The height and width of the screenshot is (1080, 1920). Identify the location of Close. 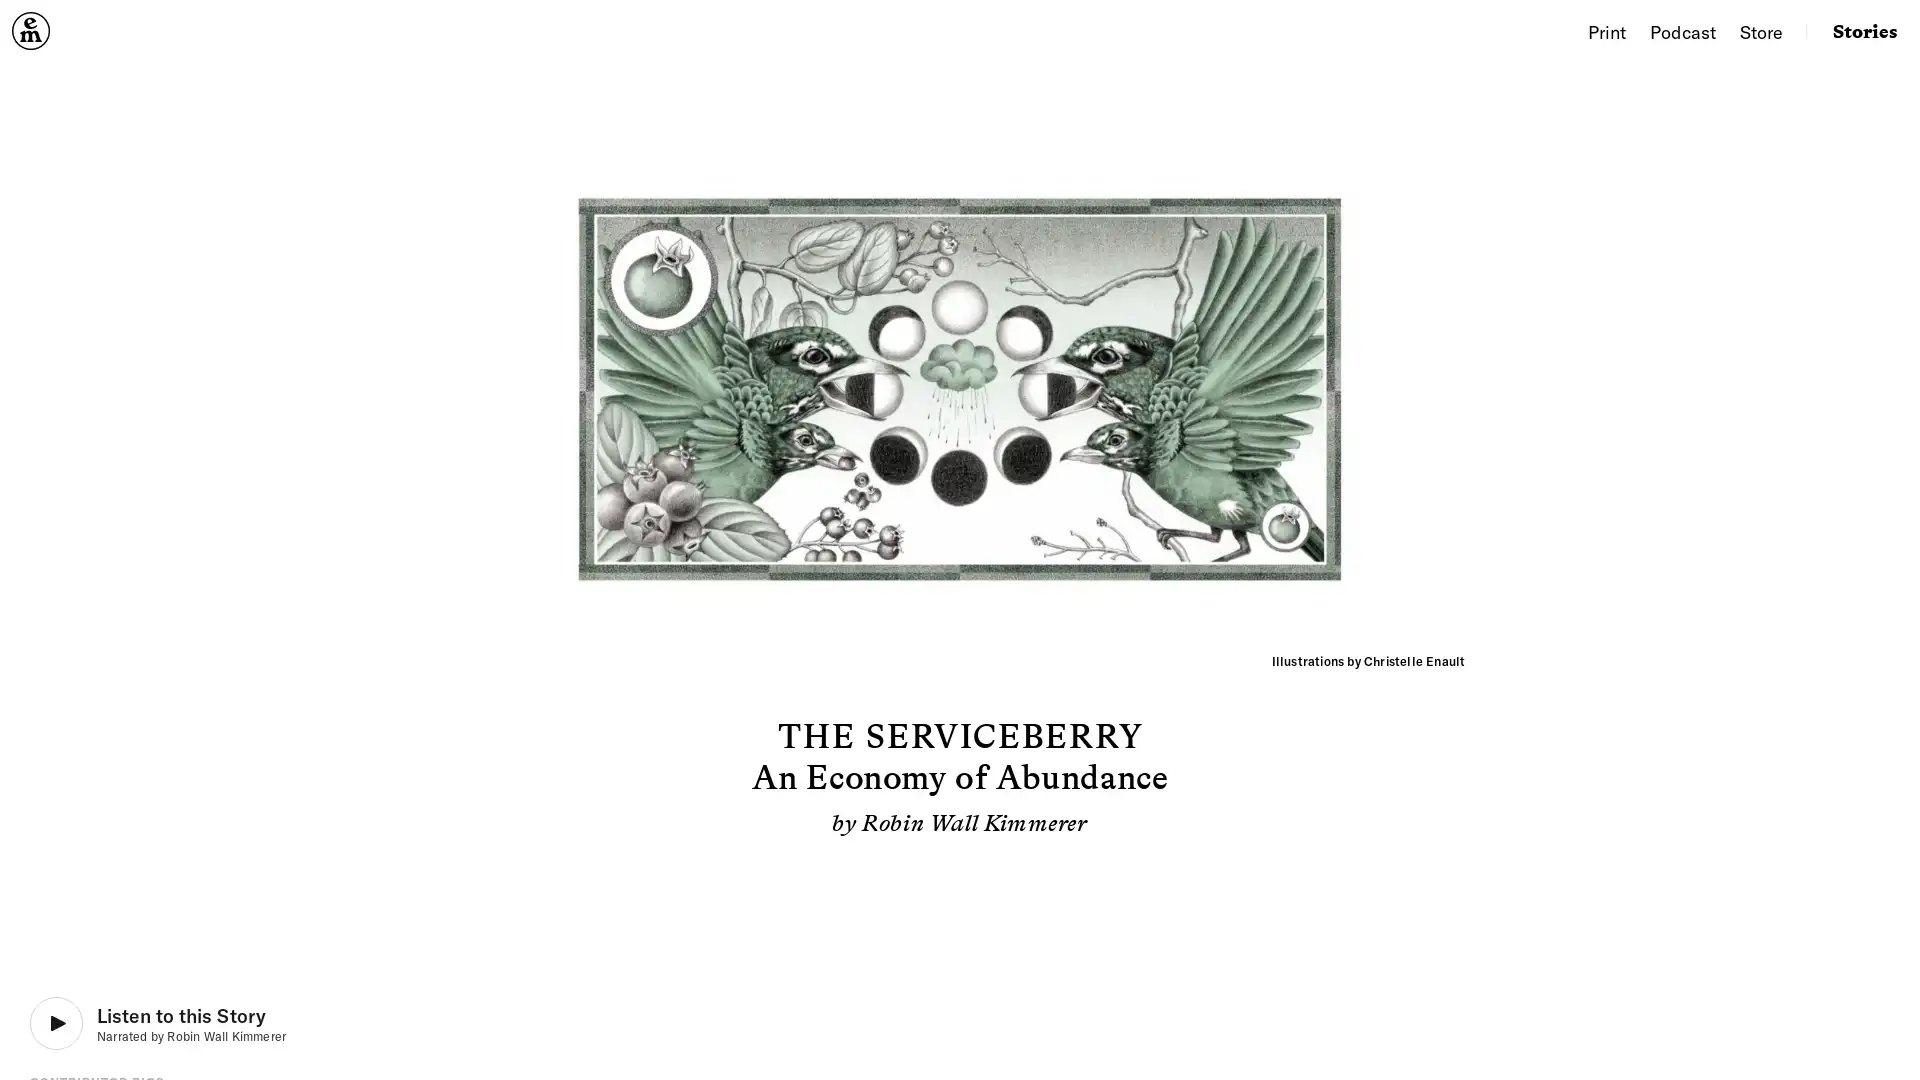
(1194, 366).